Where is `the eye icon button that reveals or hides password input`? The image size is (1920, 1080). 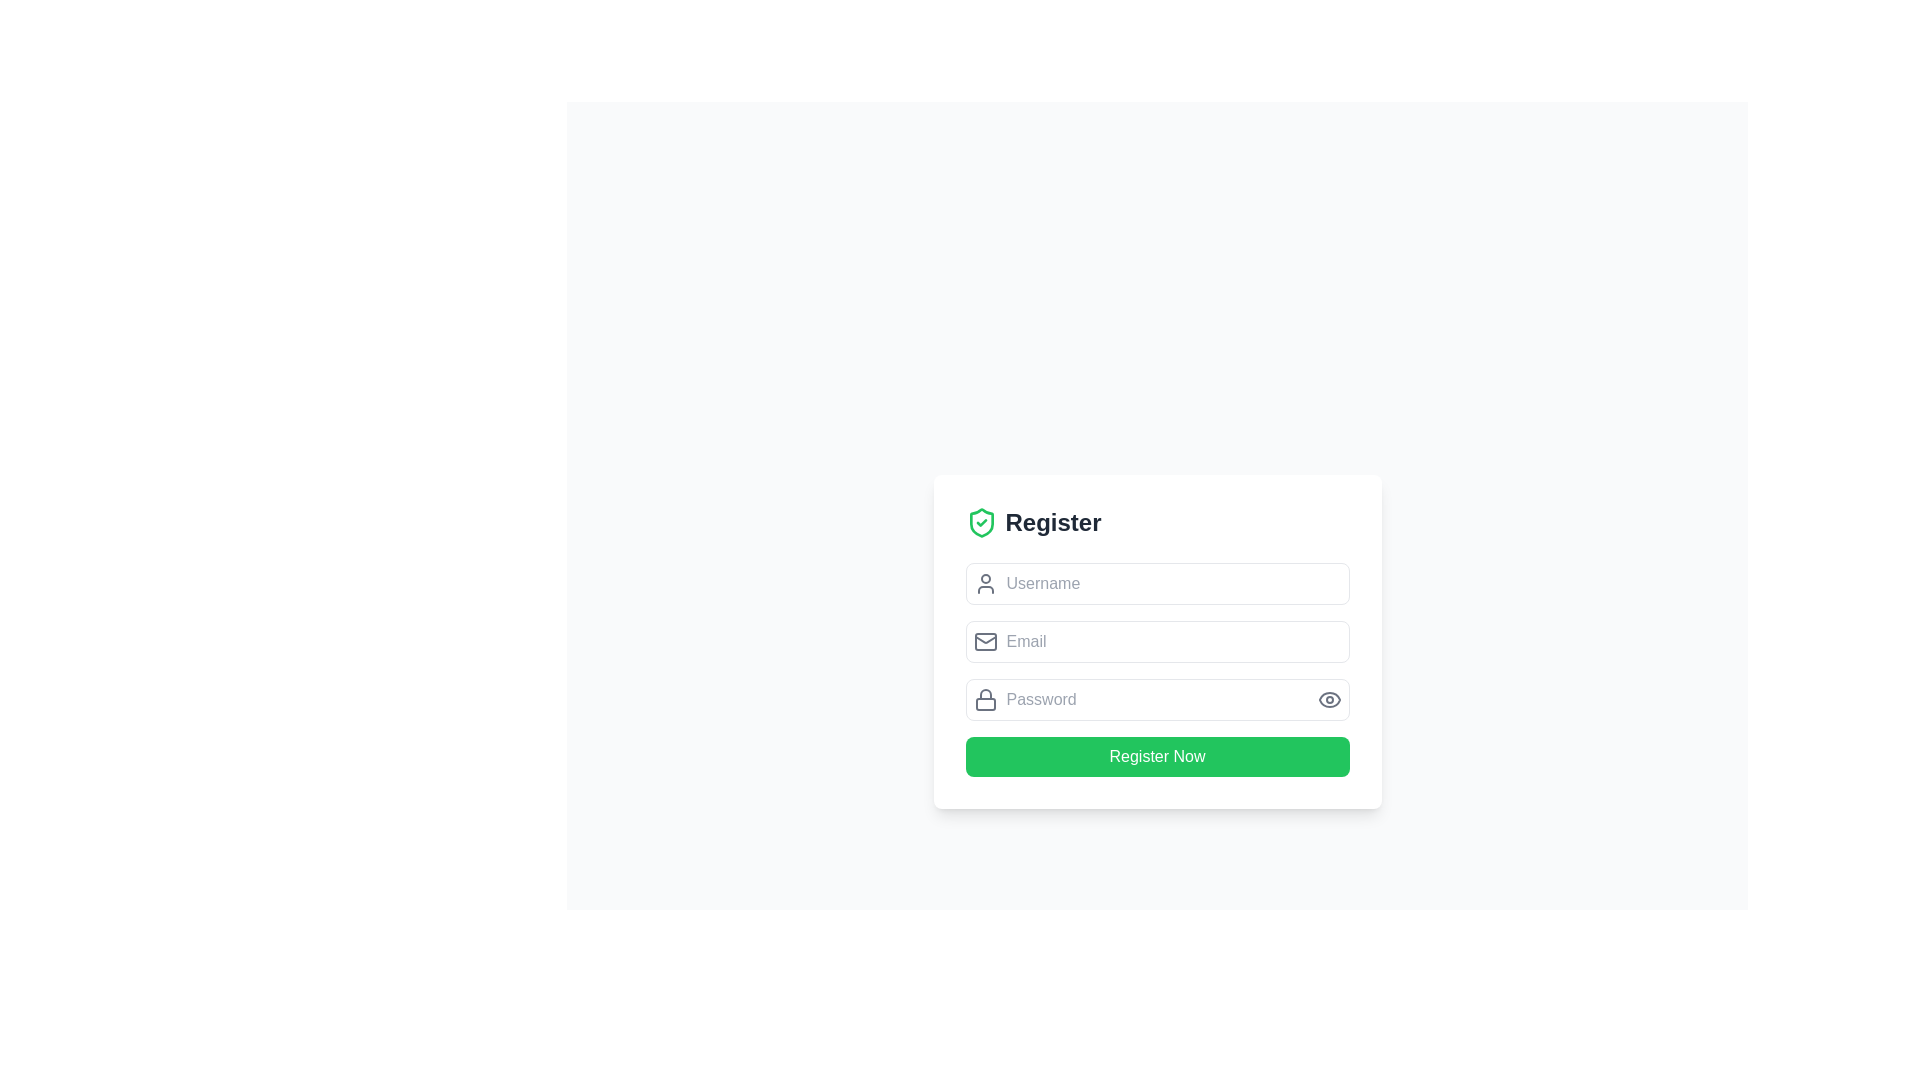
the eye icon button that reveals or hides password input is located at coordinates (1329, 698).